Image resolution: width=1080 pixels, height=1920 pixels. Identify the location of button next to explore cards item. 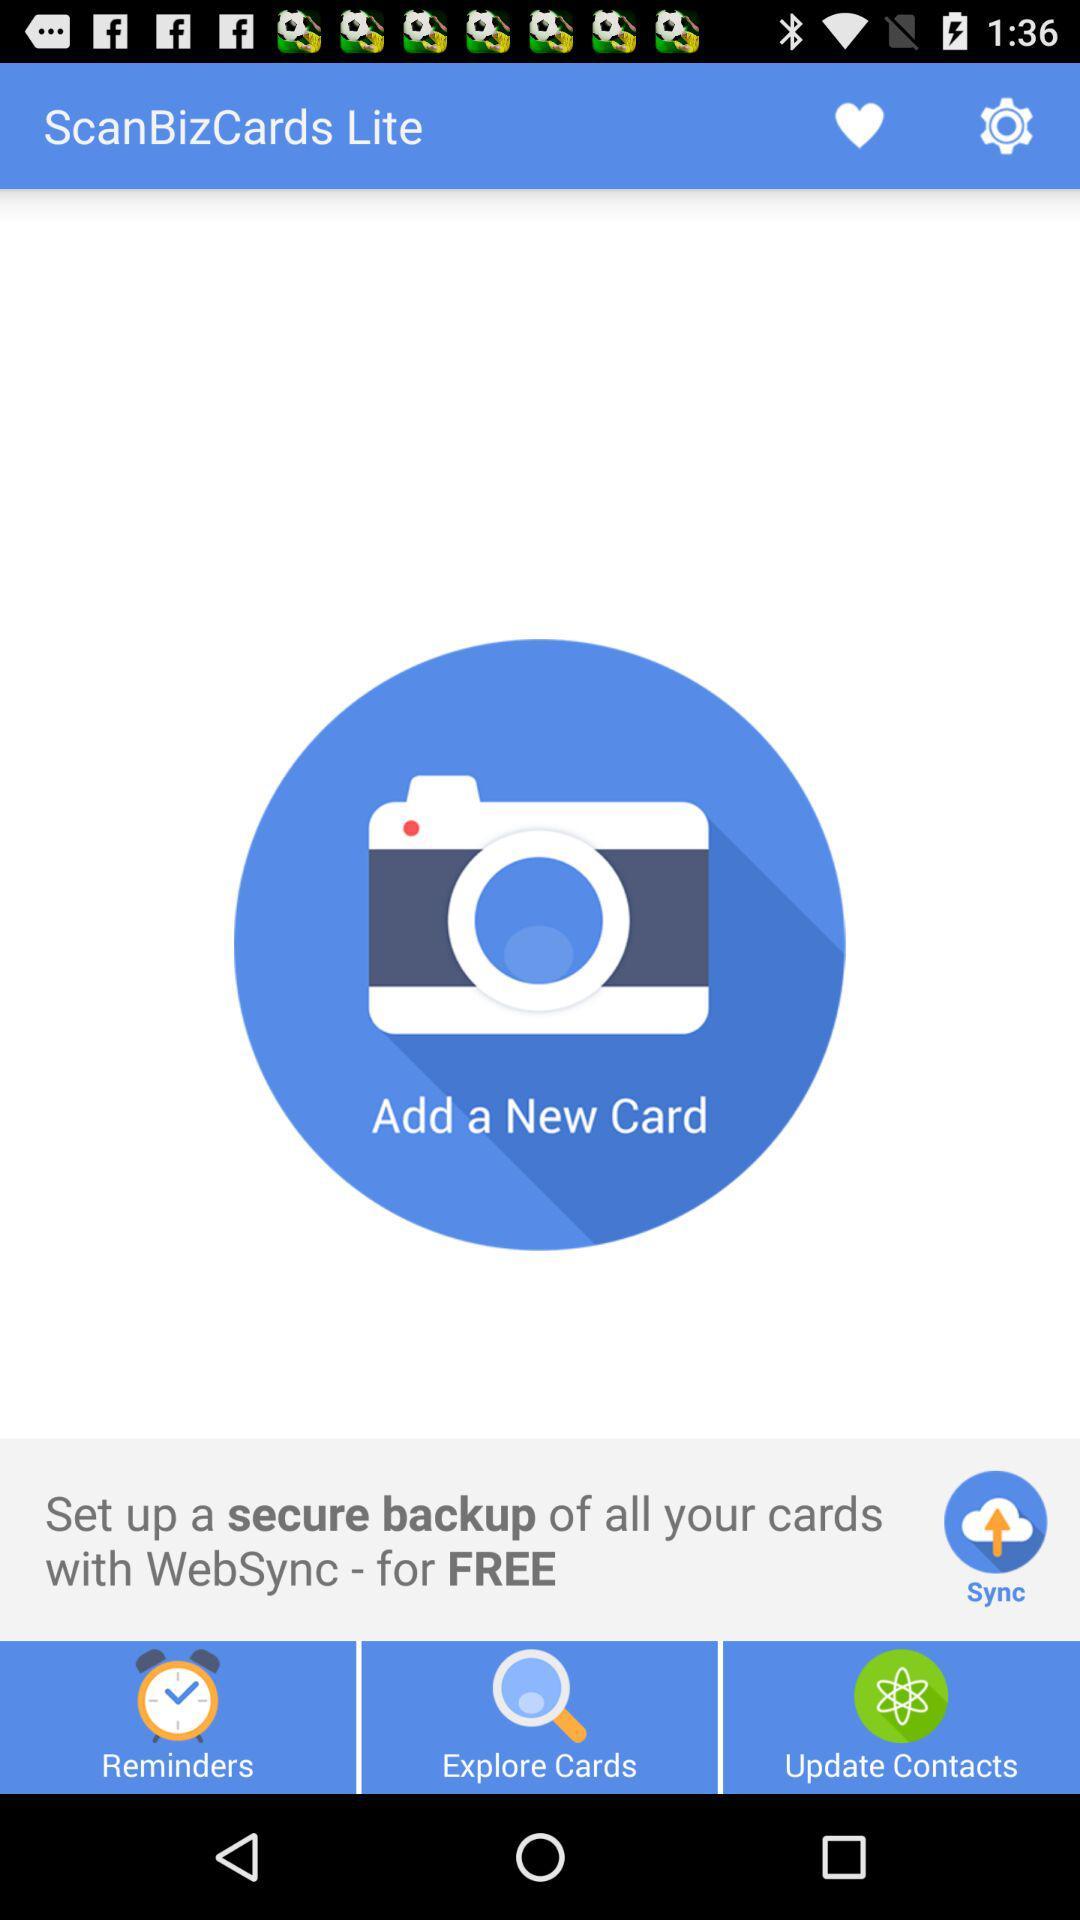
(901, 1716).